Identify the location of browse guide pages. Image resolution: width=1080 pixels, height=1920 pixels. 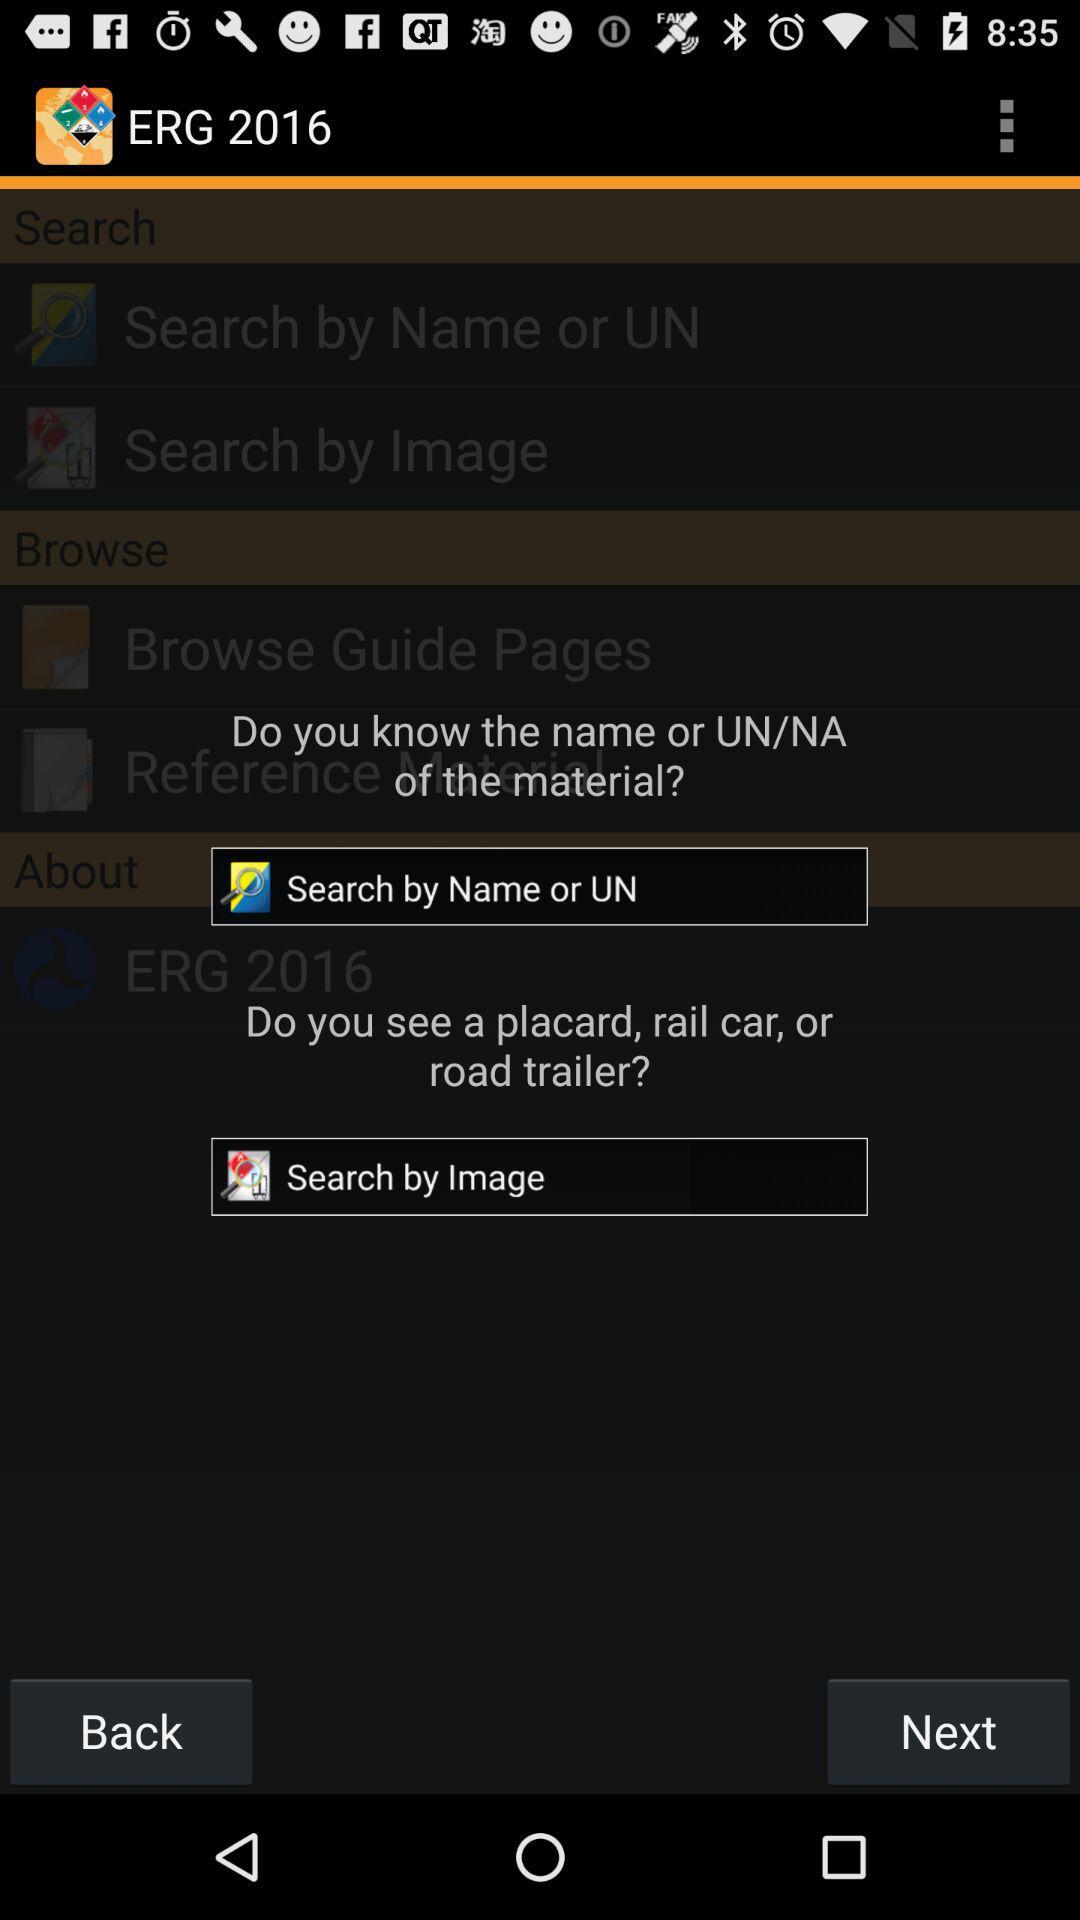
(600, 647).